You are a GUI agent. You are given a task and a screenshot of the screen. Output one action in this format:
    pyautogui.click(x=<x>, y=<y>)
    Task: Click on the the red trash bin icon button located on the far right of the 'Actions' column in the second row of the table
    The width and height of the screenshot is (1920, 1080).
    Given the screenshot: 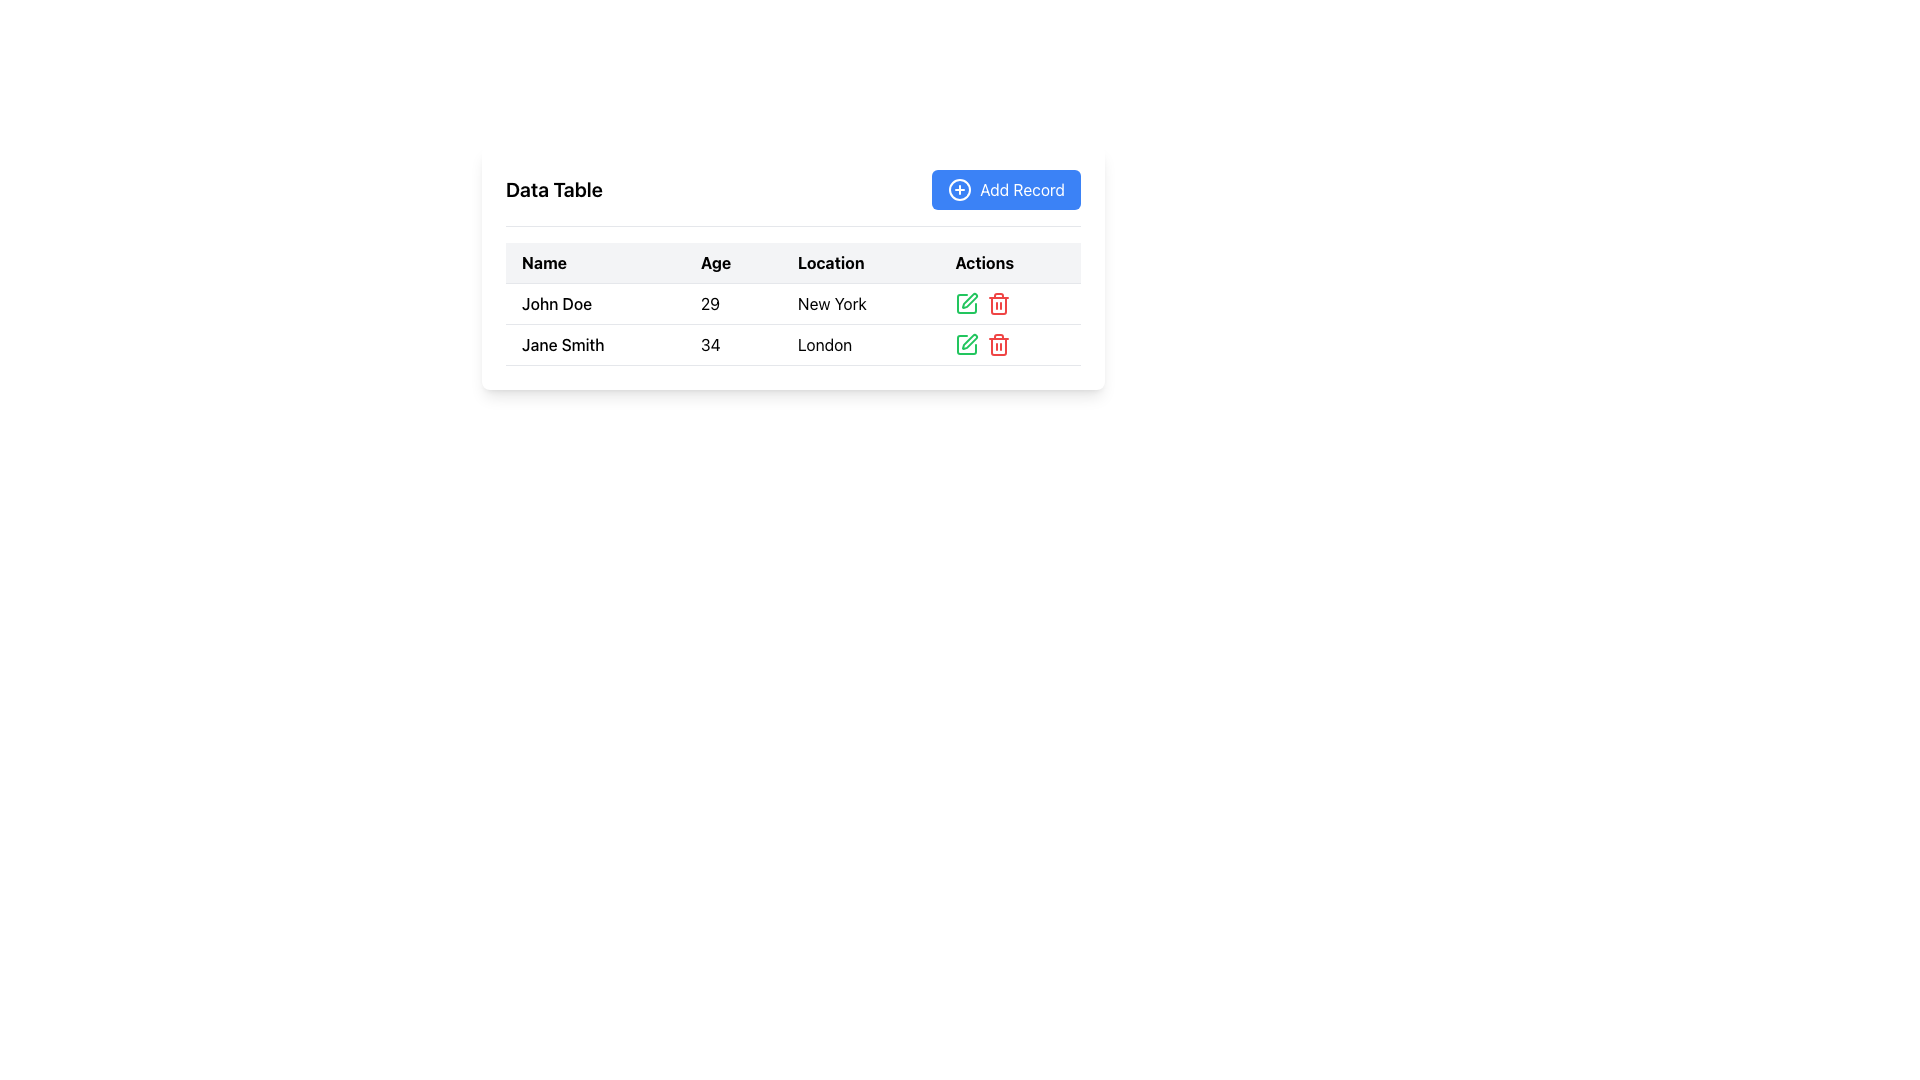 What is the action you would take?
    pyautogui.click(x=998, y=304)
    